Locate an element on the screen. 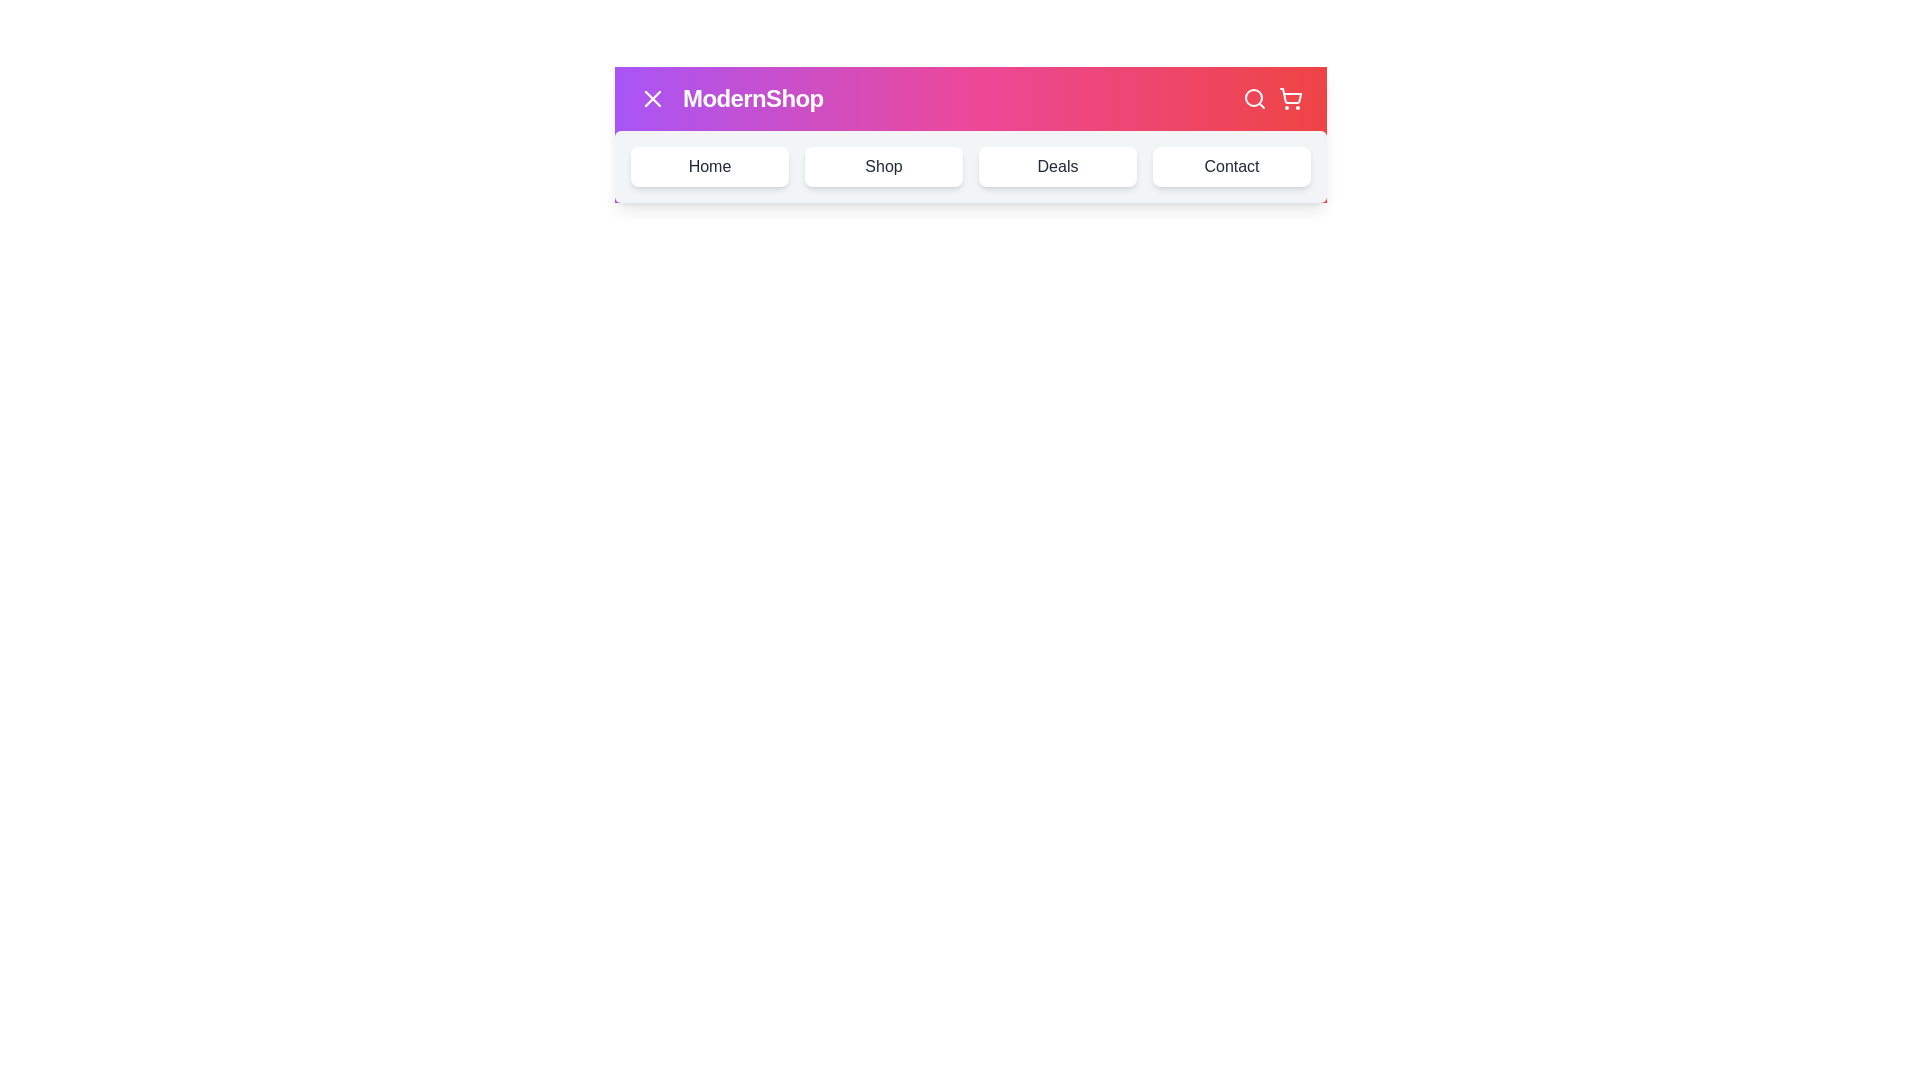 Image resolution: width=1920 pixels, height=1080 pixels. the navigation link labeled Contact is located at coordinates (1231, 165).